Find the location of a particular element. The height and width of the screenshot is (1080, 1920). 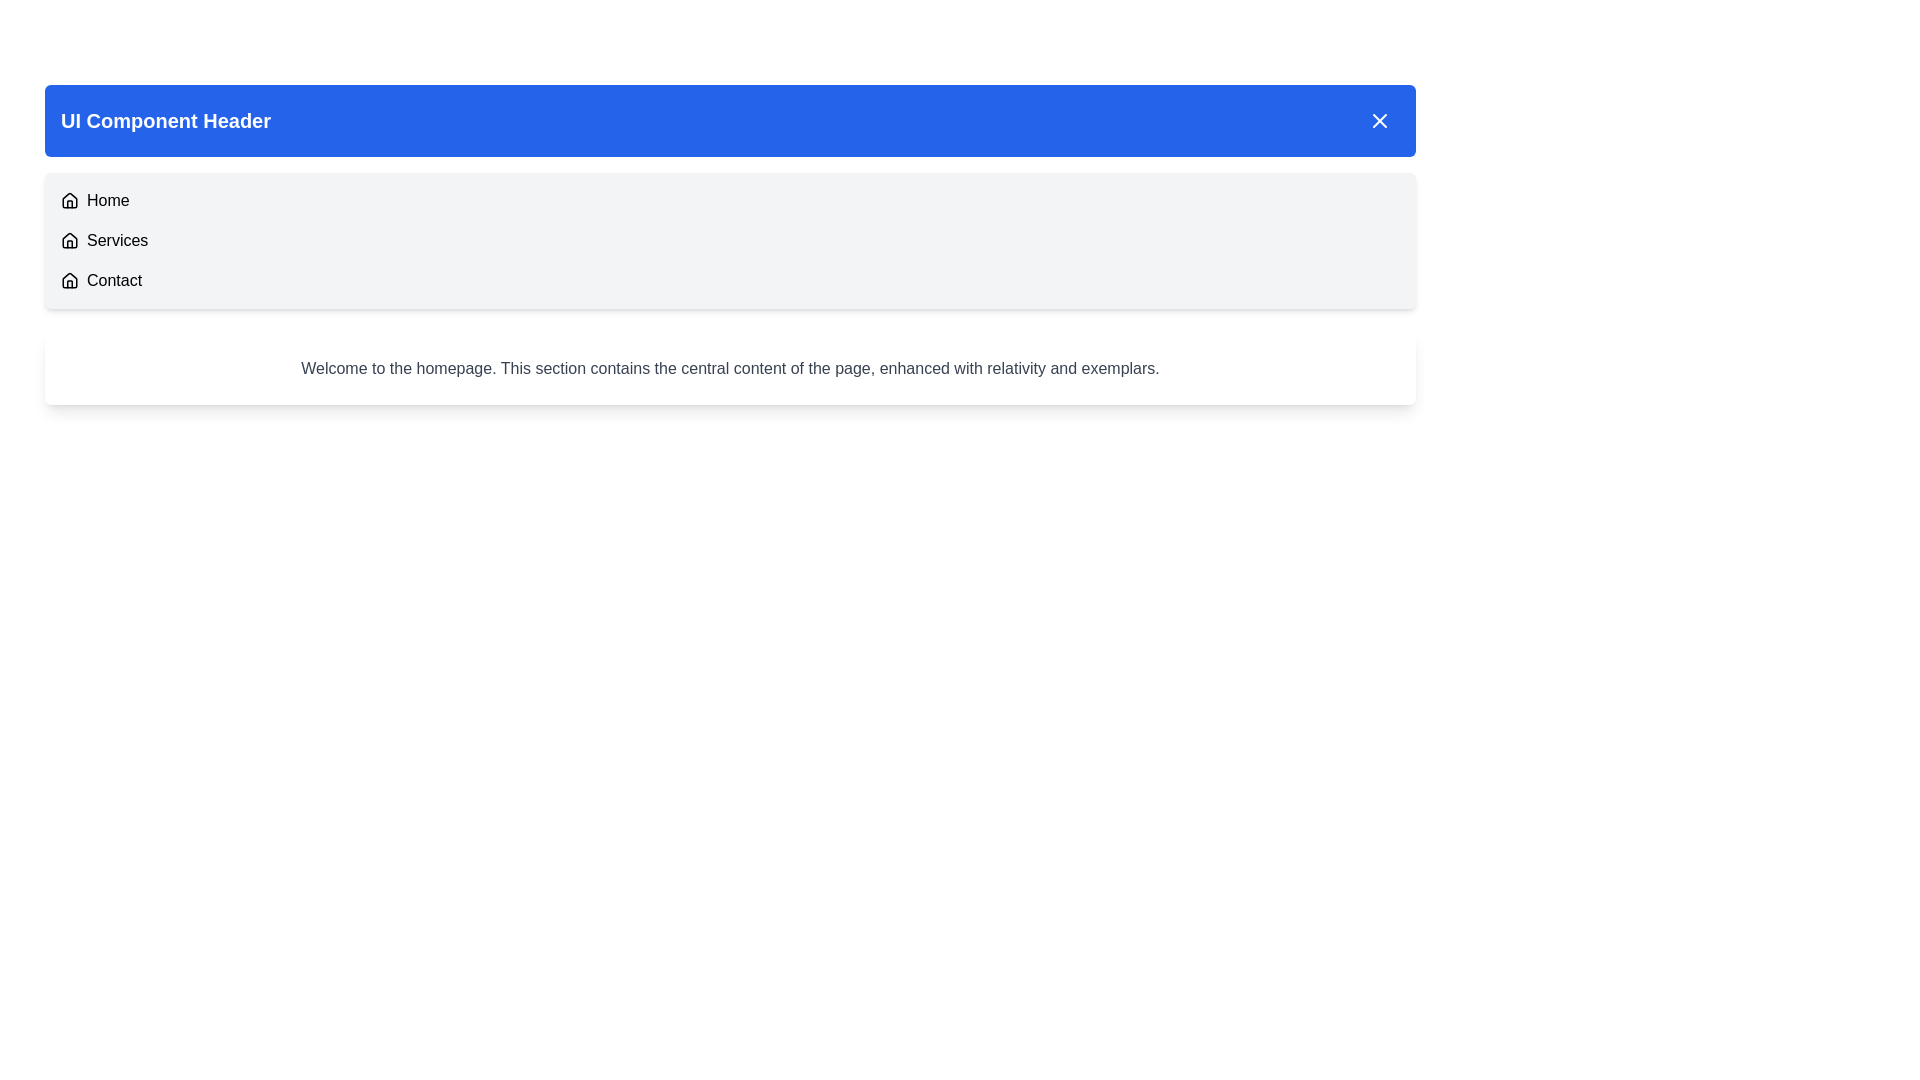

welcome message displayed in the informational text block located at the bottom of the viewport, under the 'Home', 'Services', and 'Contact' links is located at coordinates (729, 369).